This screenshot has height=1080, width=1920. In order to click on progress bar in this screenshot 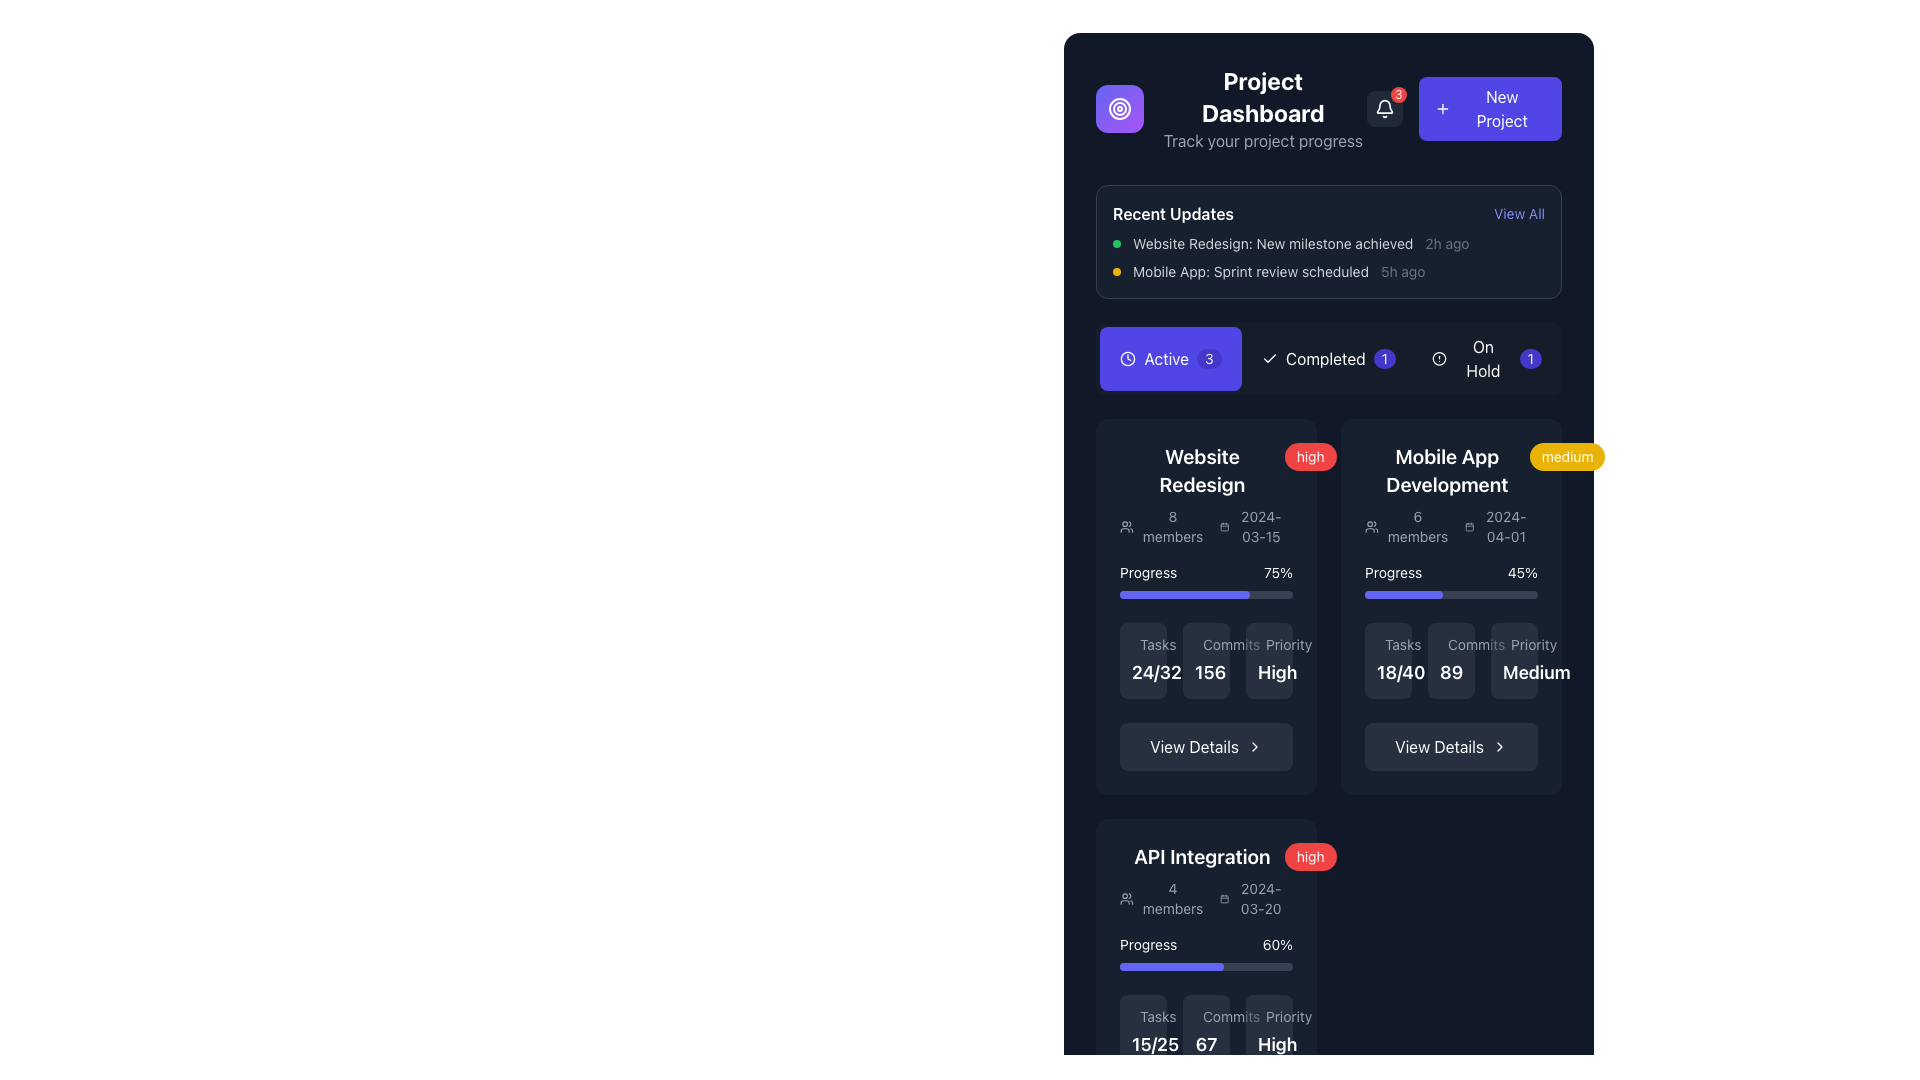, I will do `click(1200, 966)`.